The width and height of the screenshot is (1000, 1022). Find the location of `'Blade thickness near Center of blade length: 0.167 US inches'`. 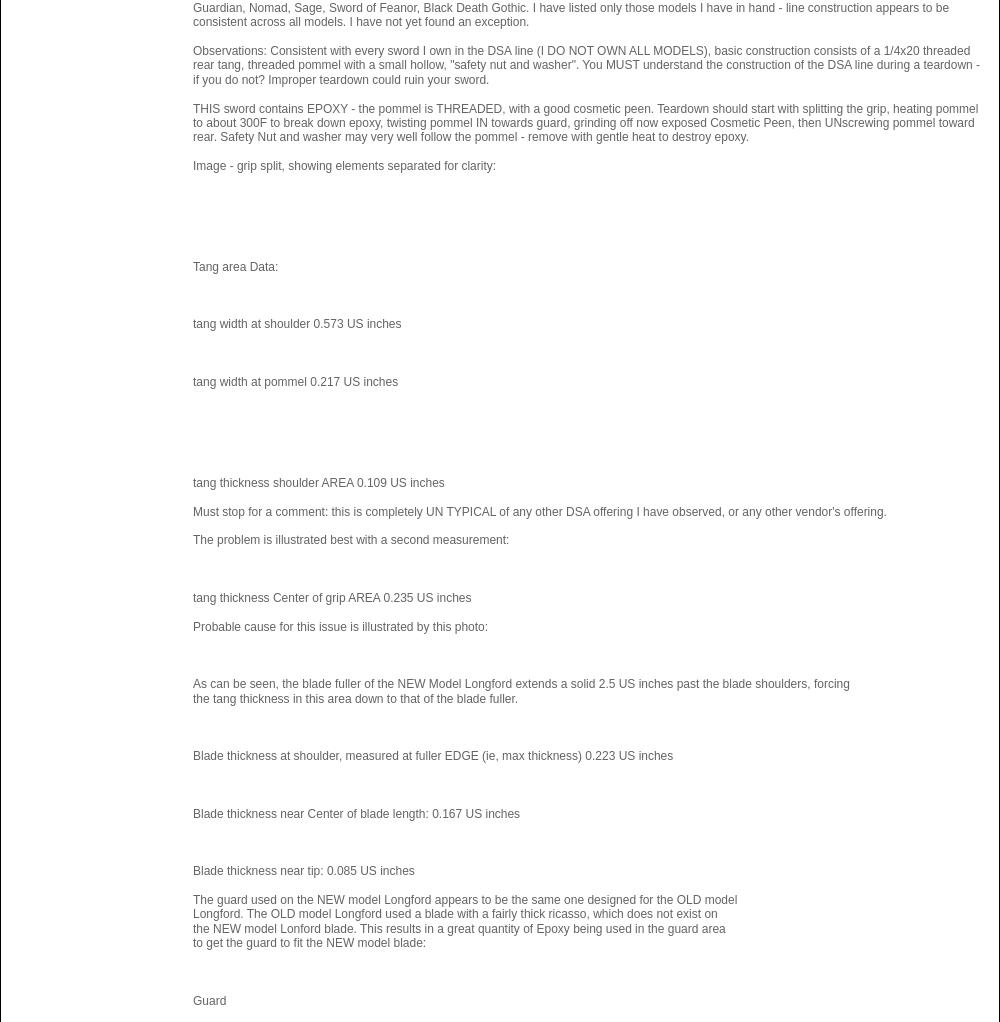

'Blade thickness near Center of blade length: 0.167 US inches' is located at coordinates (355, 812).